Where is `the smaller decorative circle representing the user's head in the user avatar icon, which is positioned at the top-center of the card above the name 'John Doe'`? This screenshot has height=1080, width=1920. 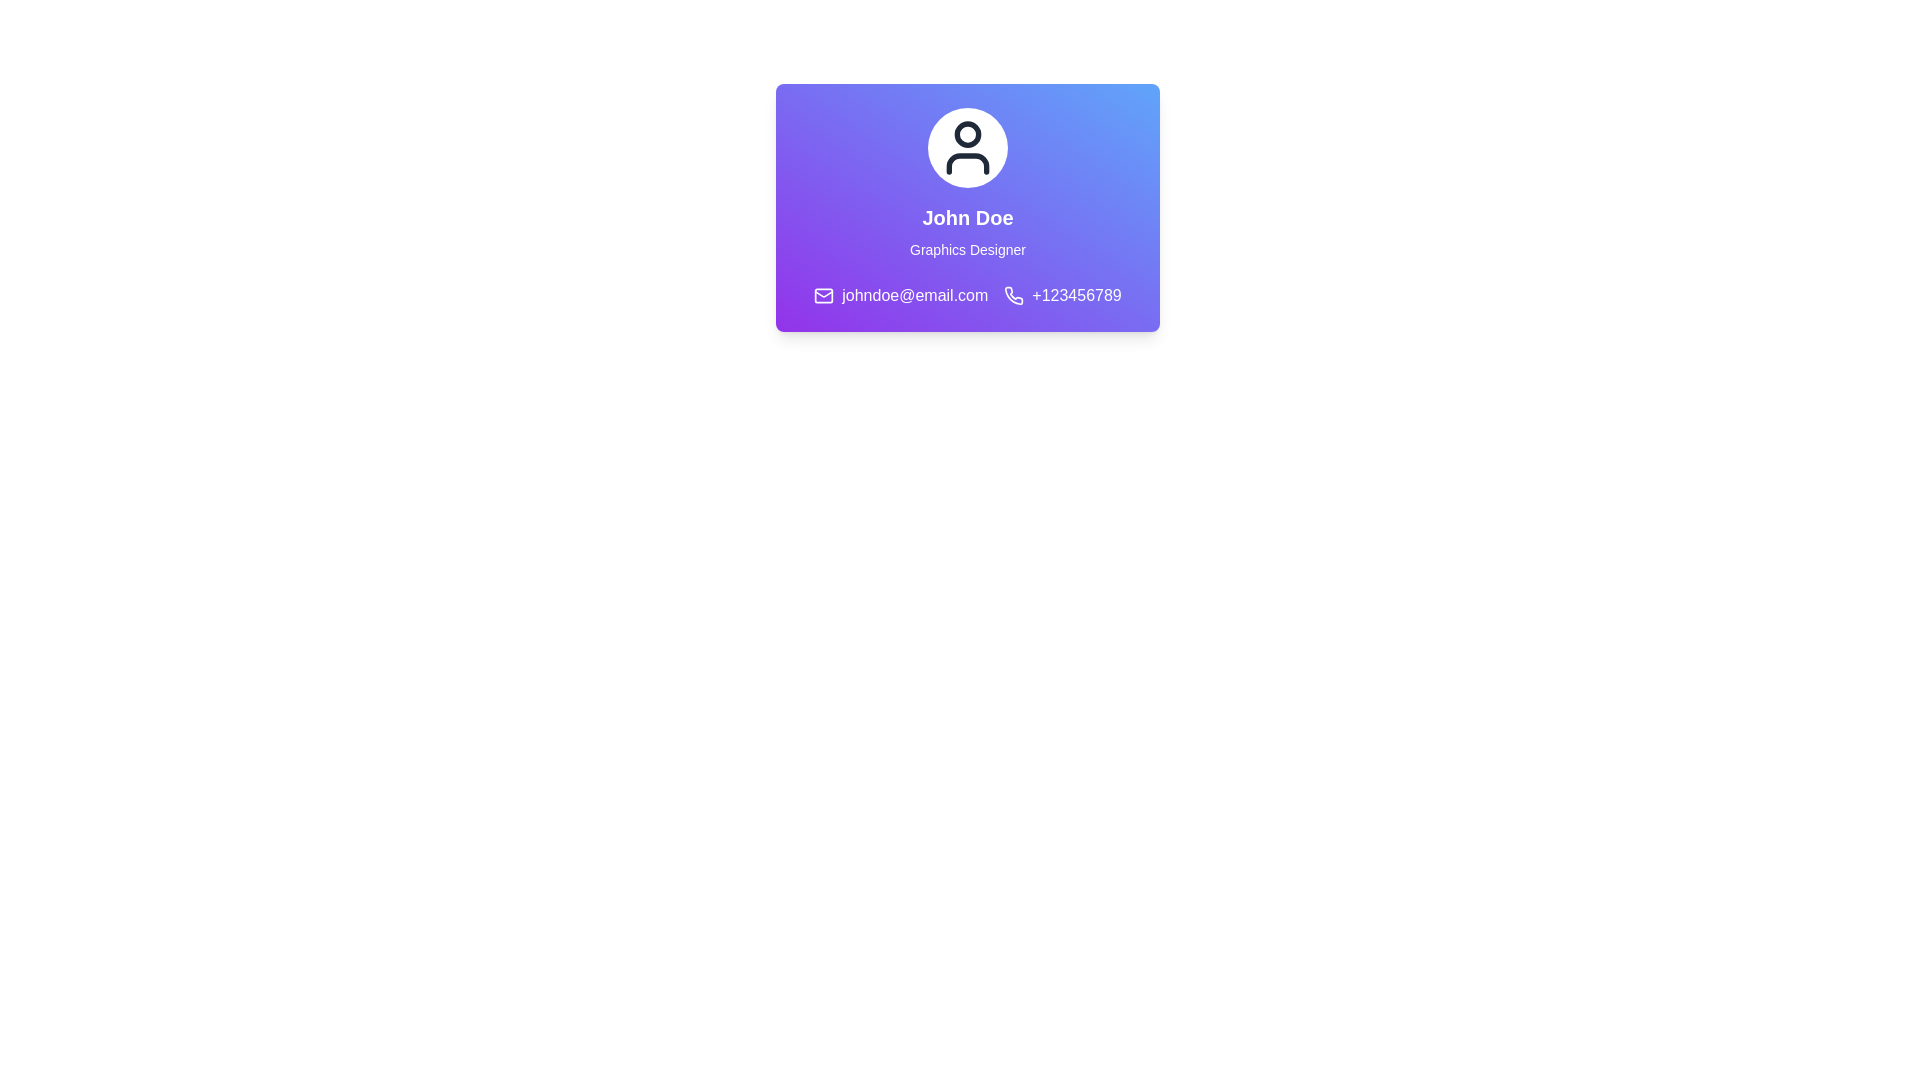
the smaller decorative circle representing the user's head in the user avatar icon, which is positioned at the top-center of the card above the name 'John Doe' is located at coordinates (968, 134).